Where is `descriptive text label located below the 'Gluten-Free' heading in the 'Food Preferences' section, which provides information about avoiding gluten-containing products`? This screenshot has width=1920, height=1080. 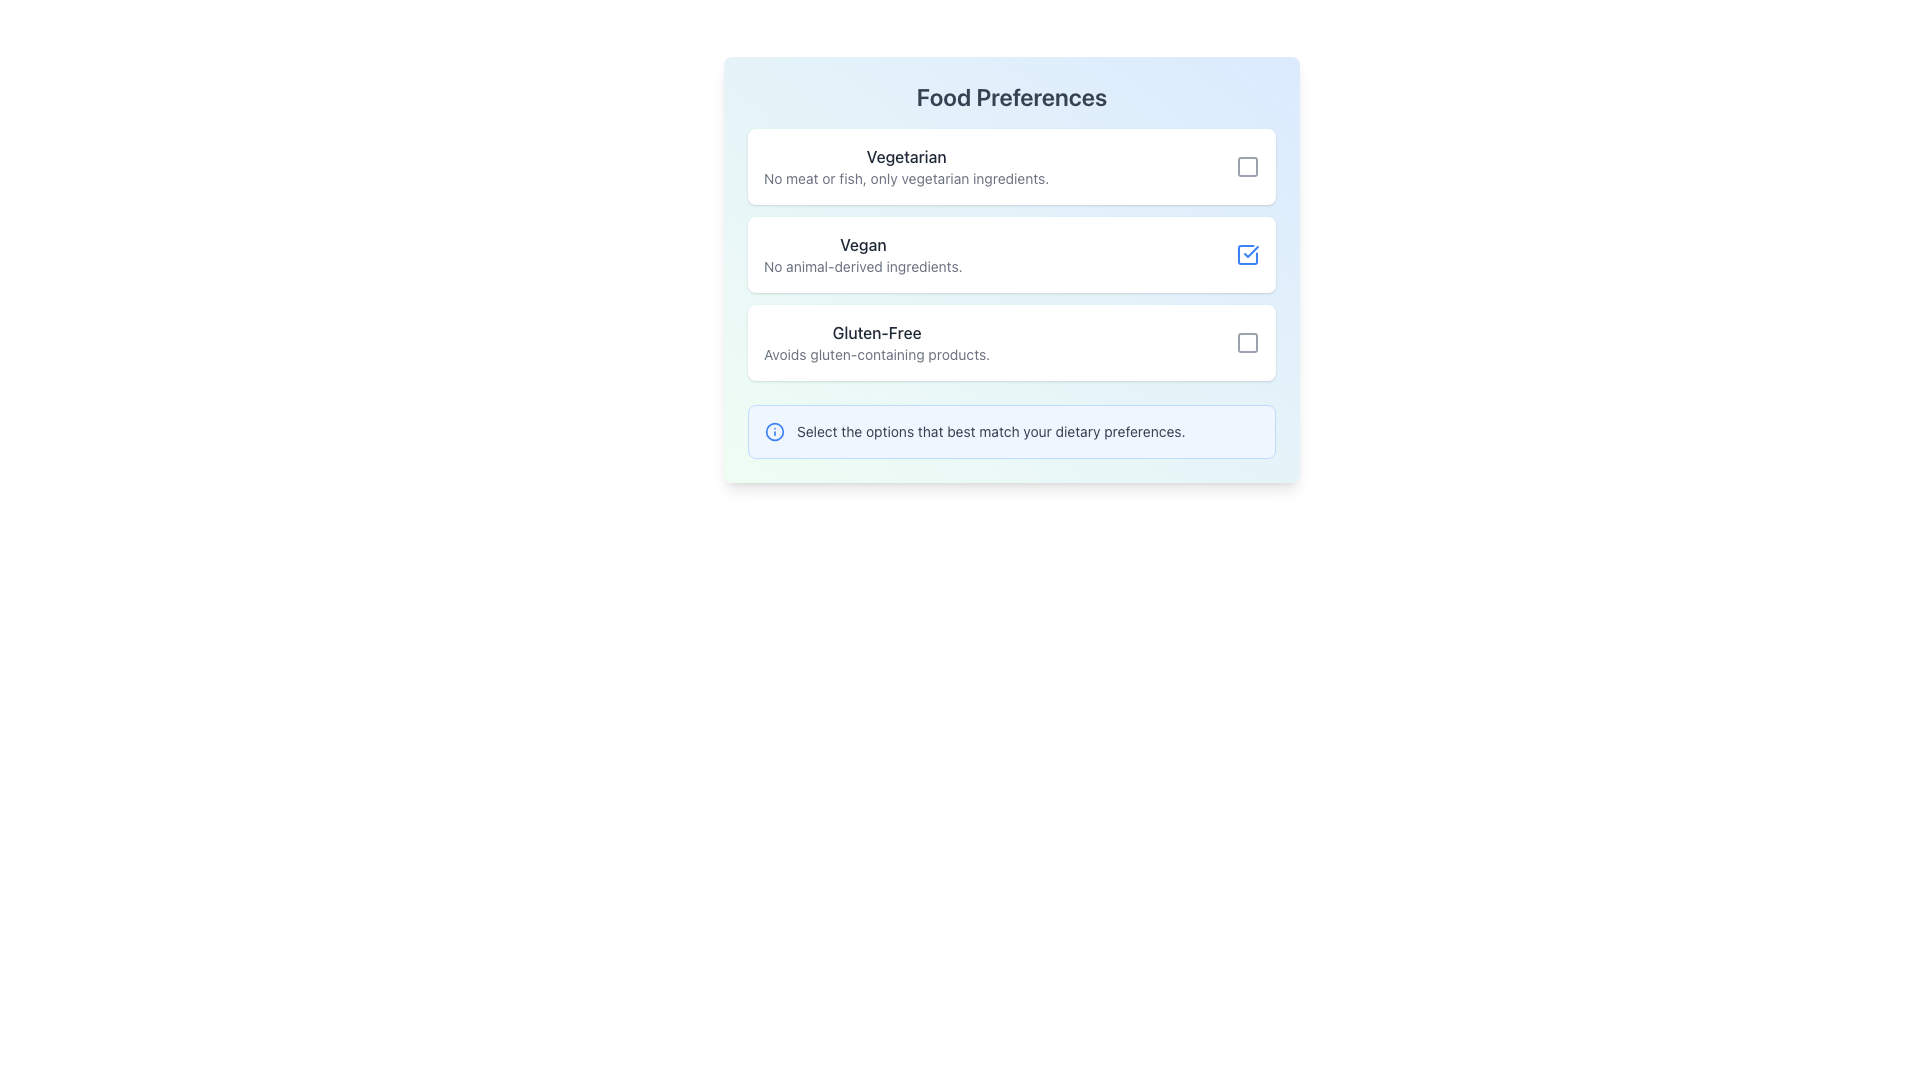
descriptive text label located below the 'Gluten-Free' heading in the 'Food Preferences' section, which provides information about avoiding gluten-containing products is located at coordinates (877, 353).